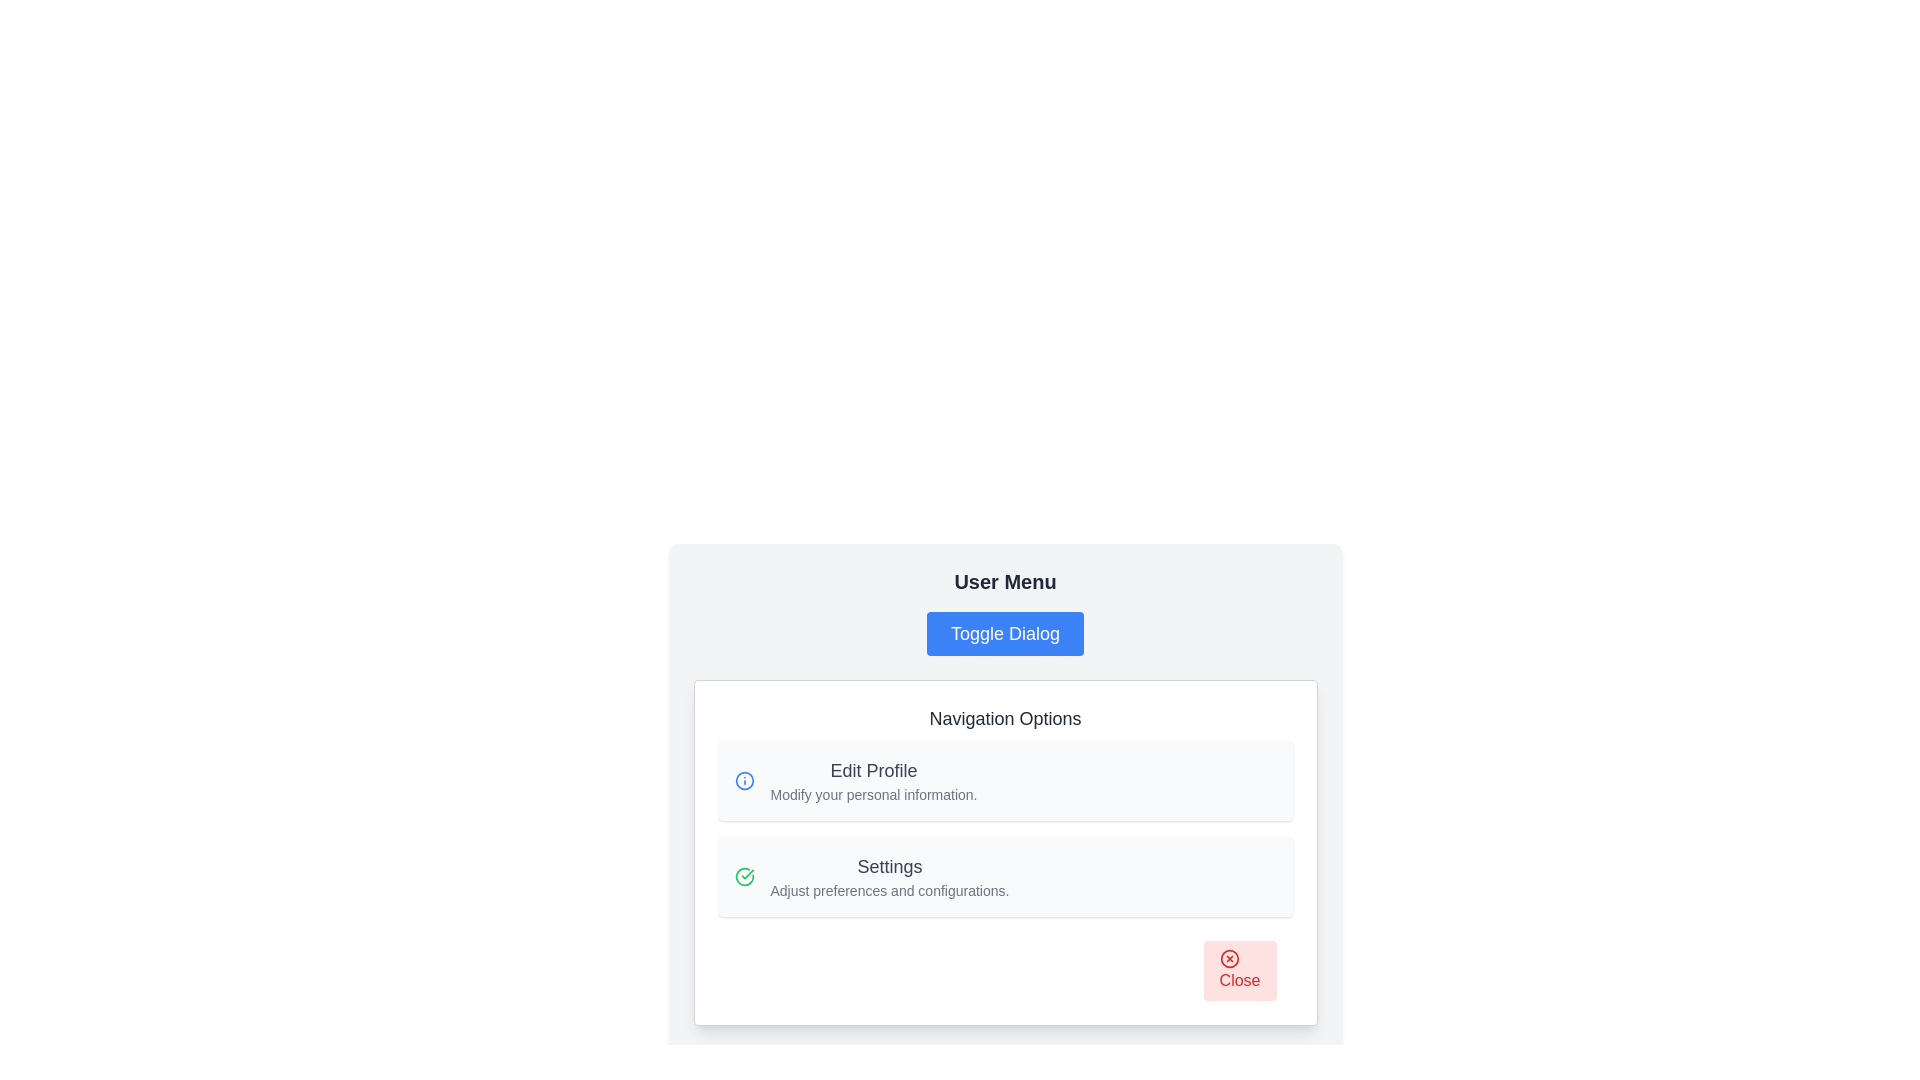  I want to click on the blue button labeled 'Toggle Dialog' with rounded corners, located under the 'User Menu' heading and above 'Navigation Options', so click(1005, 633).